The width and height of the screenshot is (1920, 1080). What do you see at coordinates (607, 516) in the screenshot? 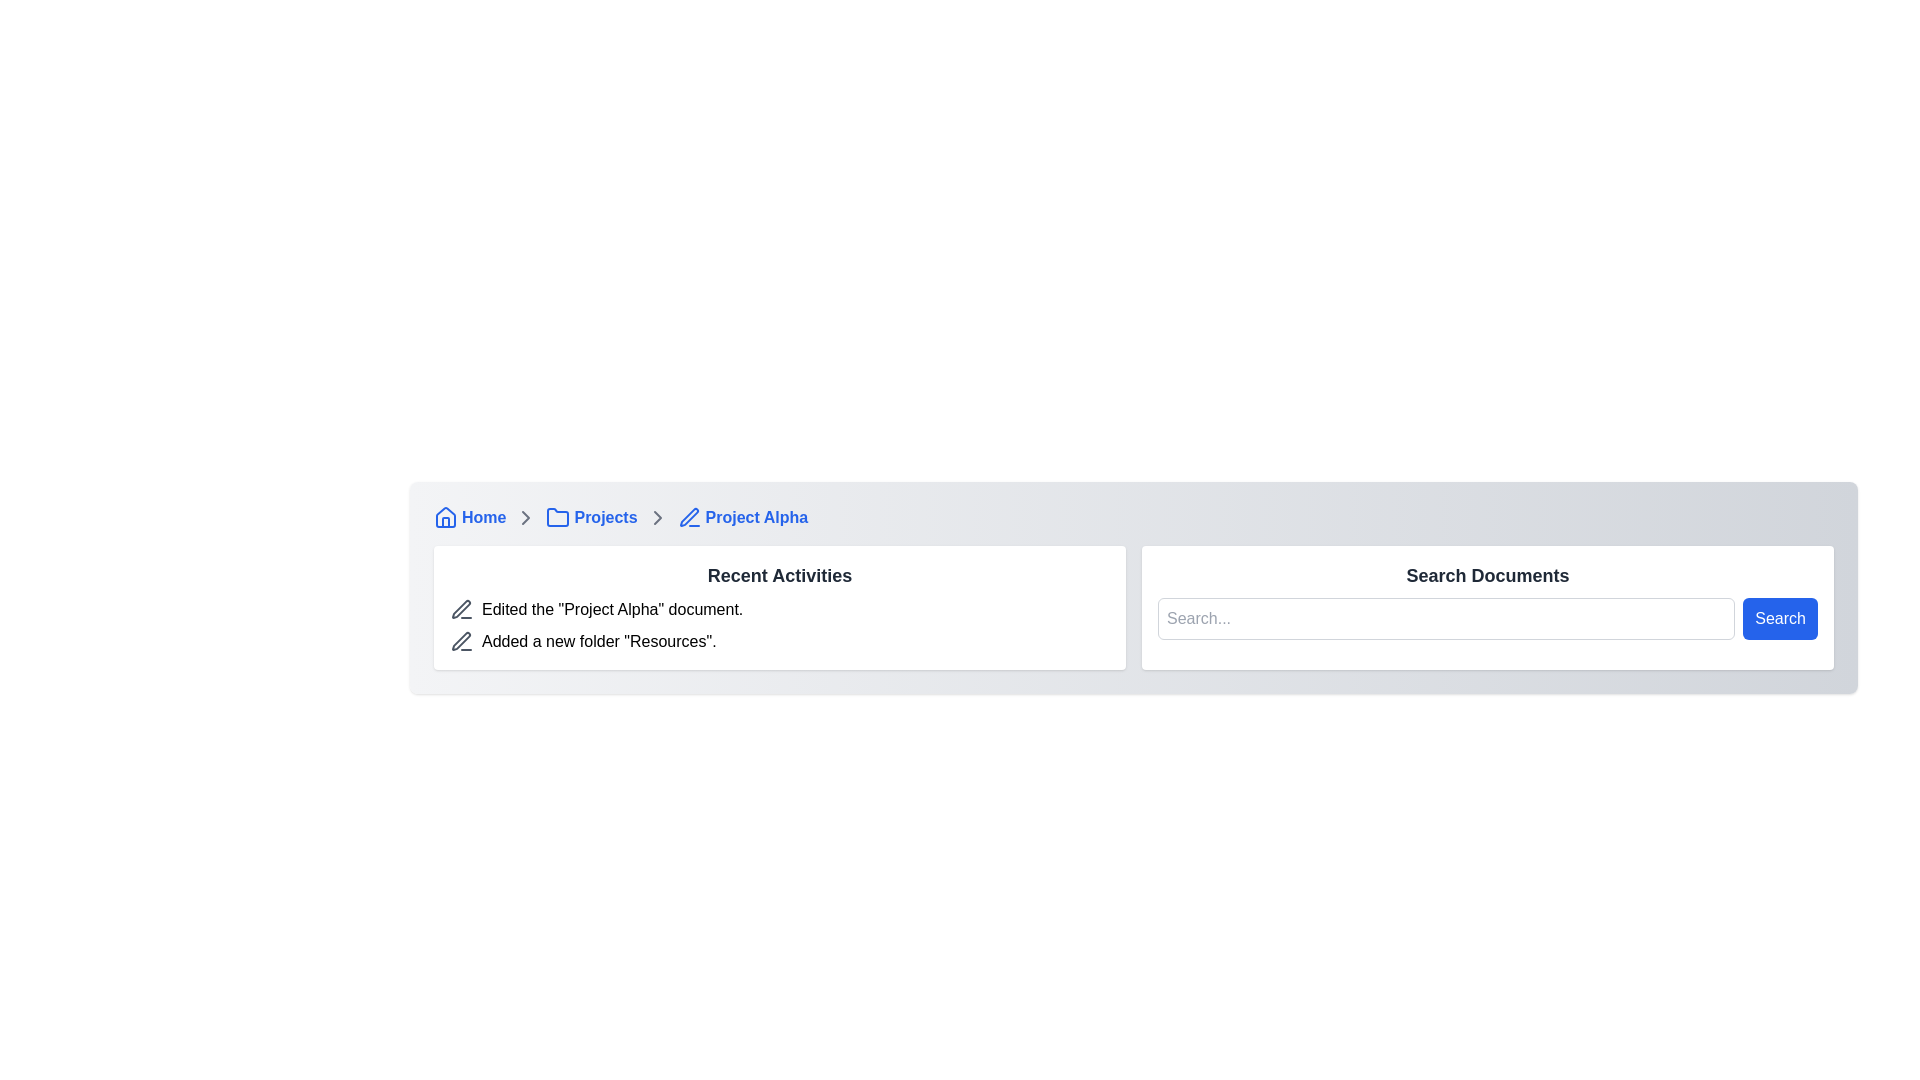
I see `the 'Projects' breadcrumb navigation item, which consists of a blue folder icon and the text 'Projects' followed by a right arrow symbol` at bounding box center [607, 516].